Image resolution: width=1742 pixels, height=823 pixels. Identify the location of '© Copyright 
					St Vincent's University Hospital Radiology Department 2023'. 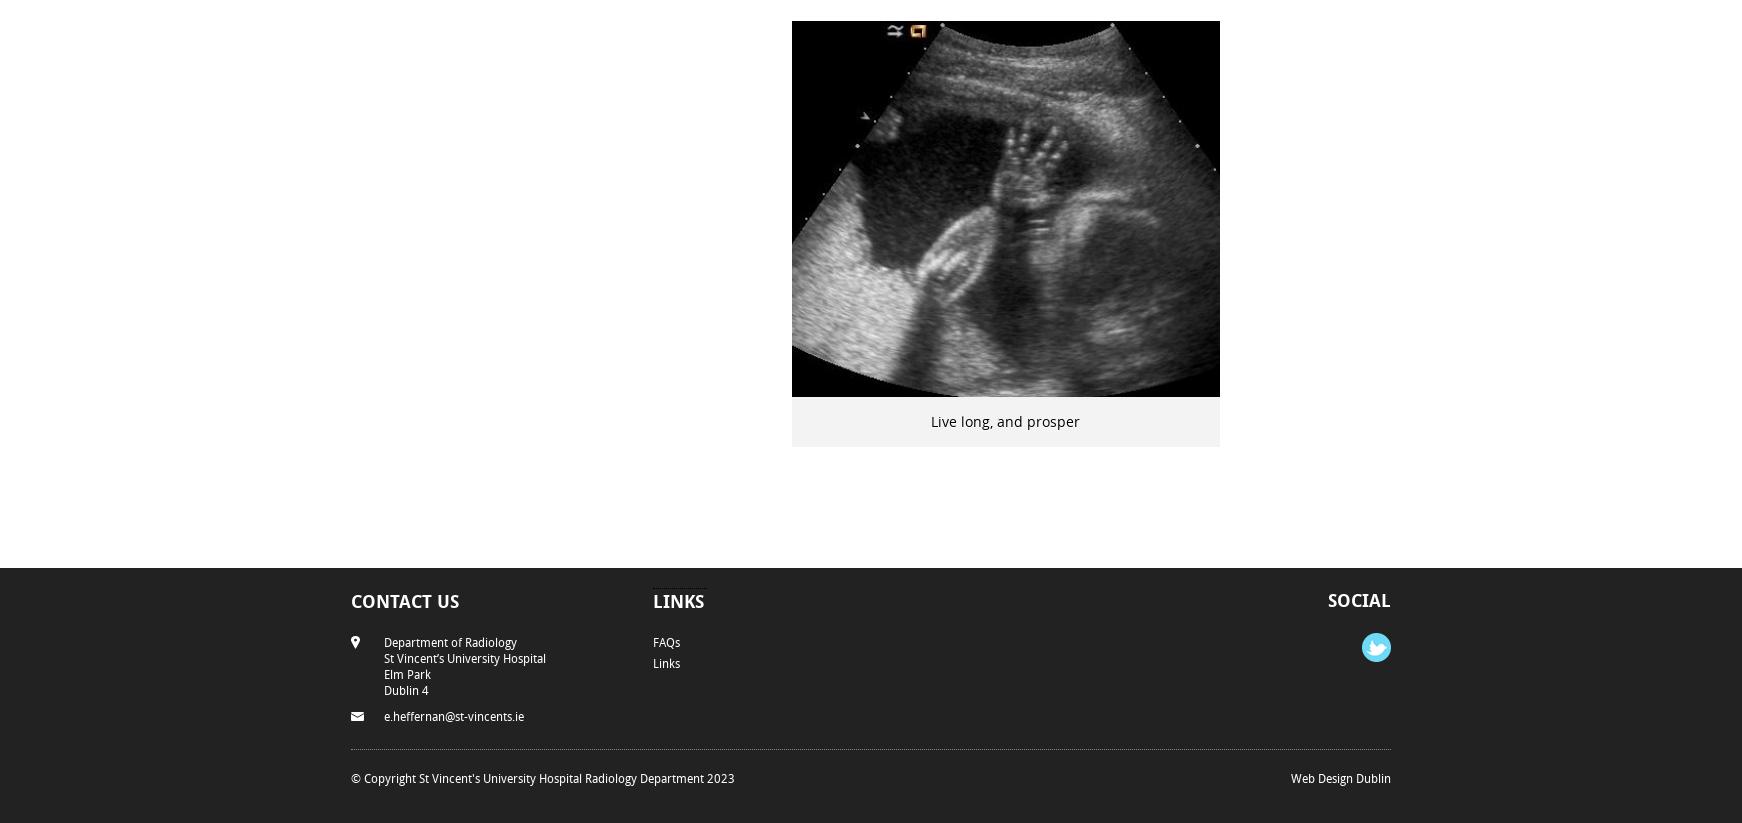
(542, 775).